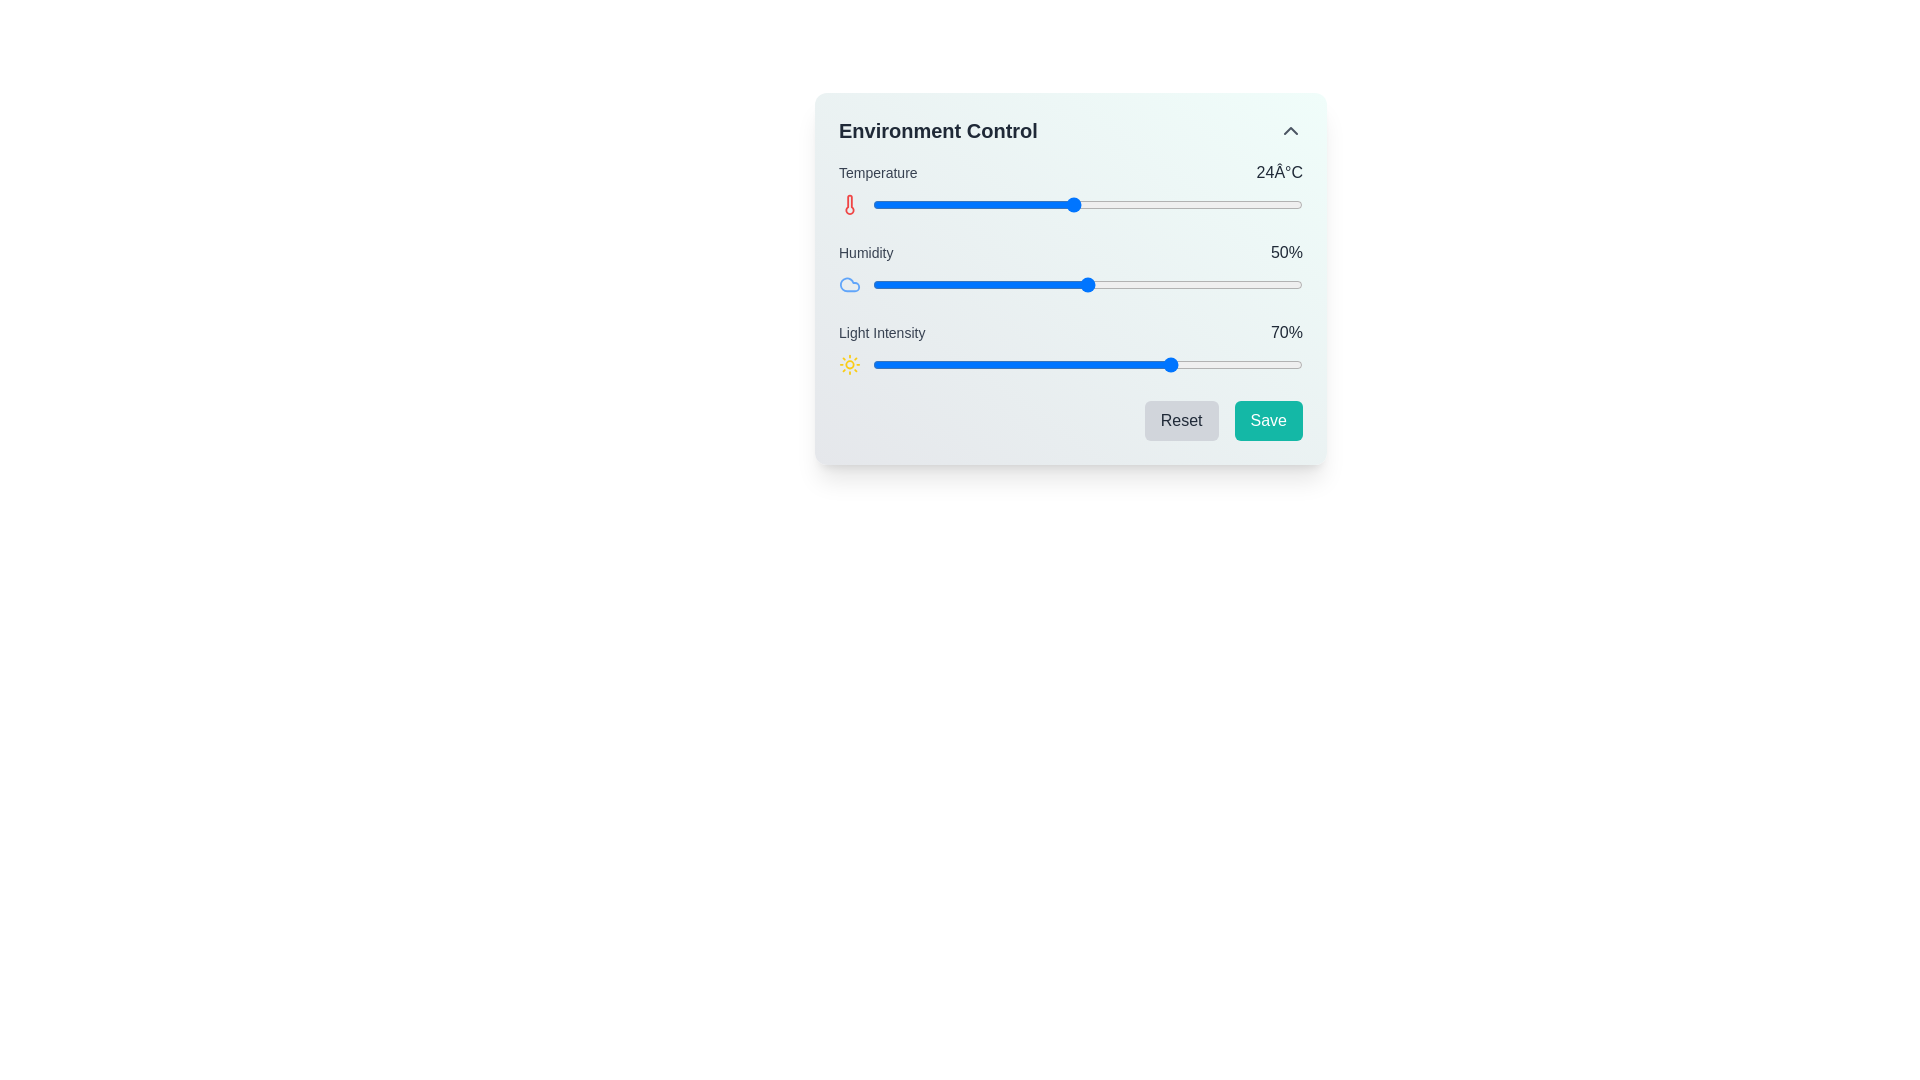  Describe the element at coordinates (1216, 285) in the screenshot. I see `the humidity` at that location.